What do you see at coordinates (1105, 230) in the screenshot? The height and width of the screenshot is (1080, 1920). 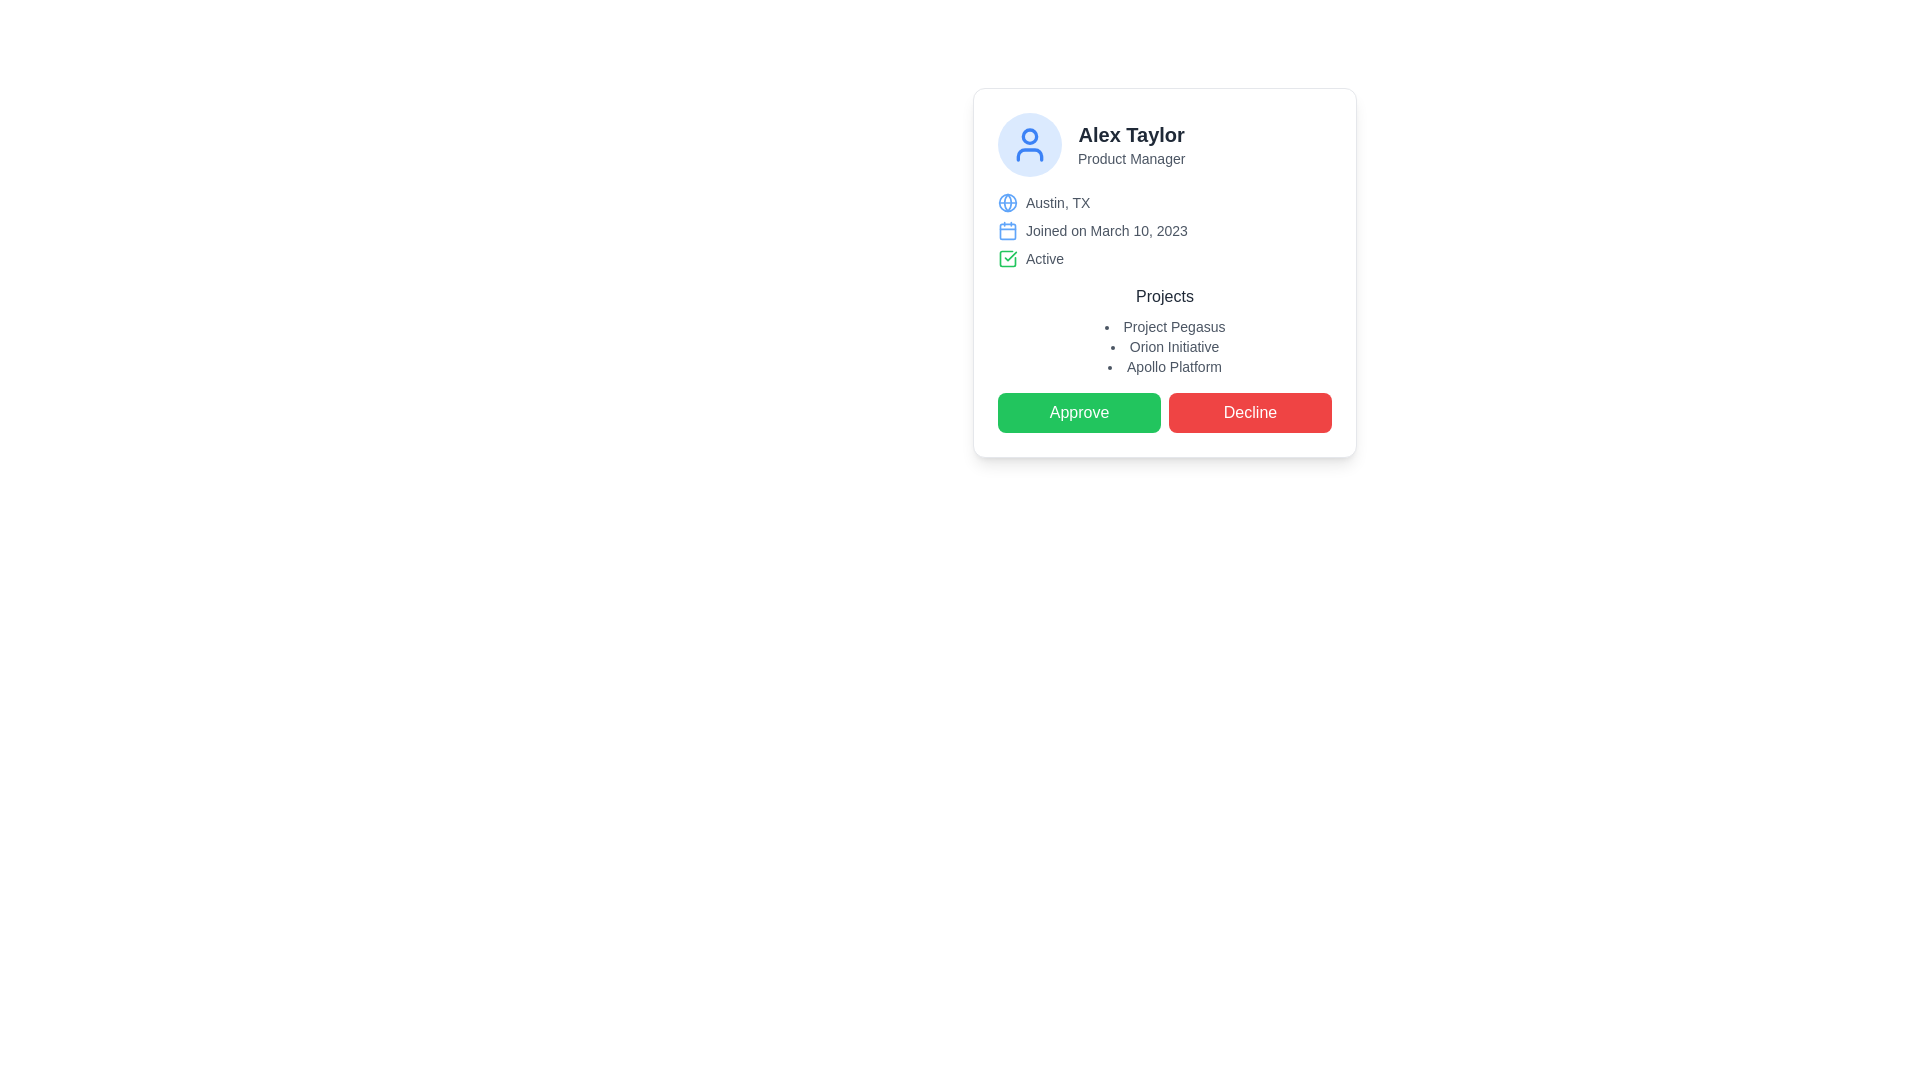 I see `the date label in the user profile card, which is positioned to the right of a calendar icon and below a location description` at bounding box center [1105, 230].